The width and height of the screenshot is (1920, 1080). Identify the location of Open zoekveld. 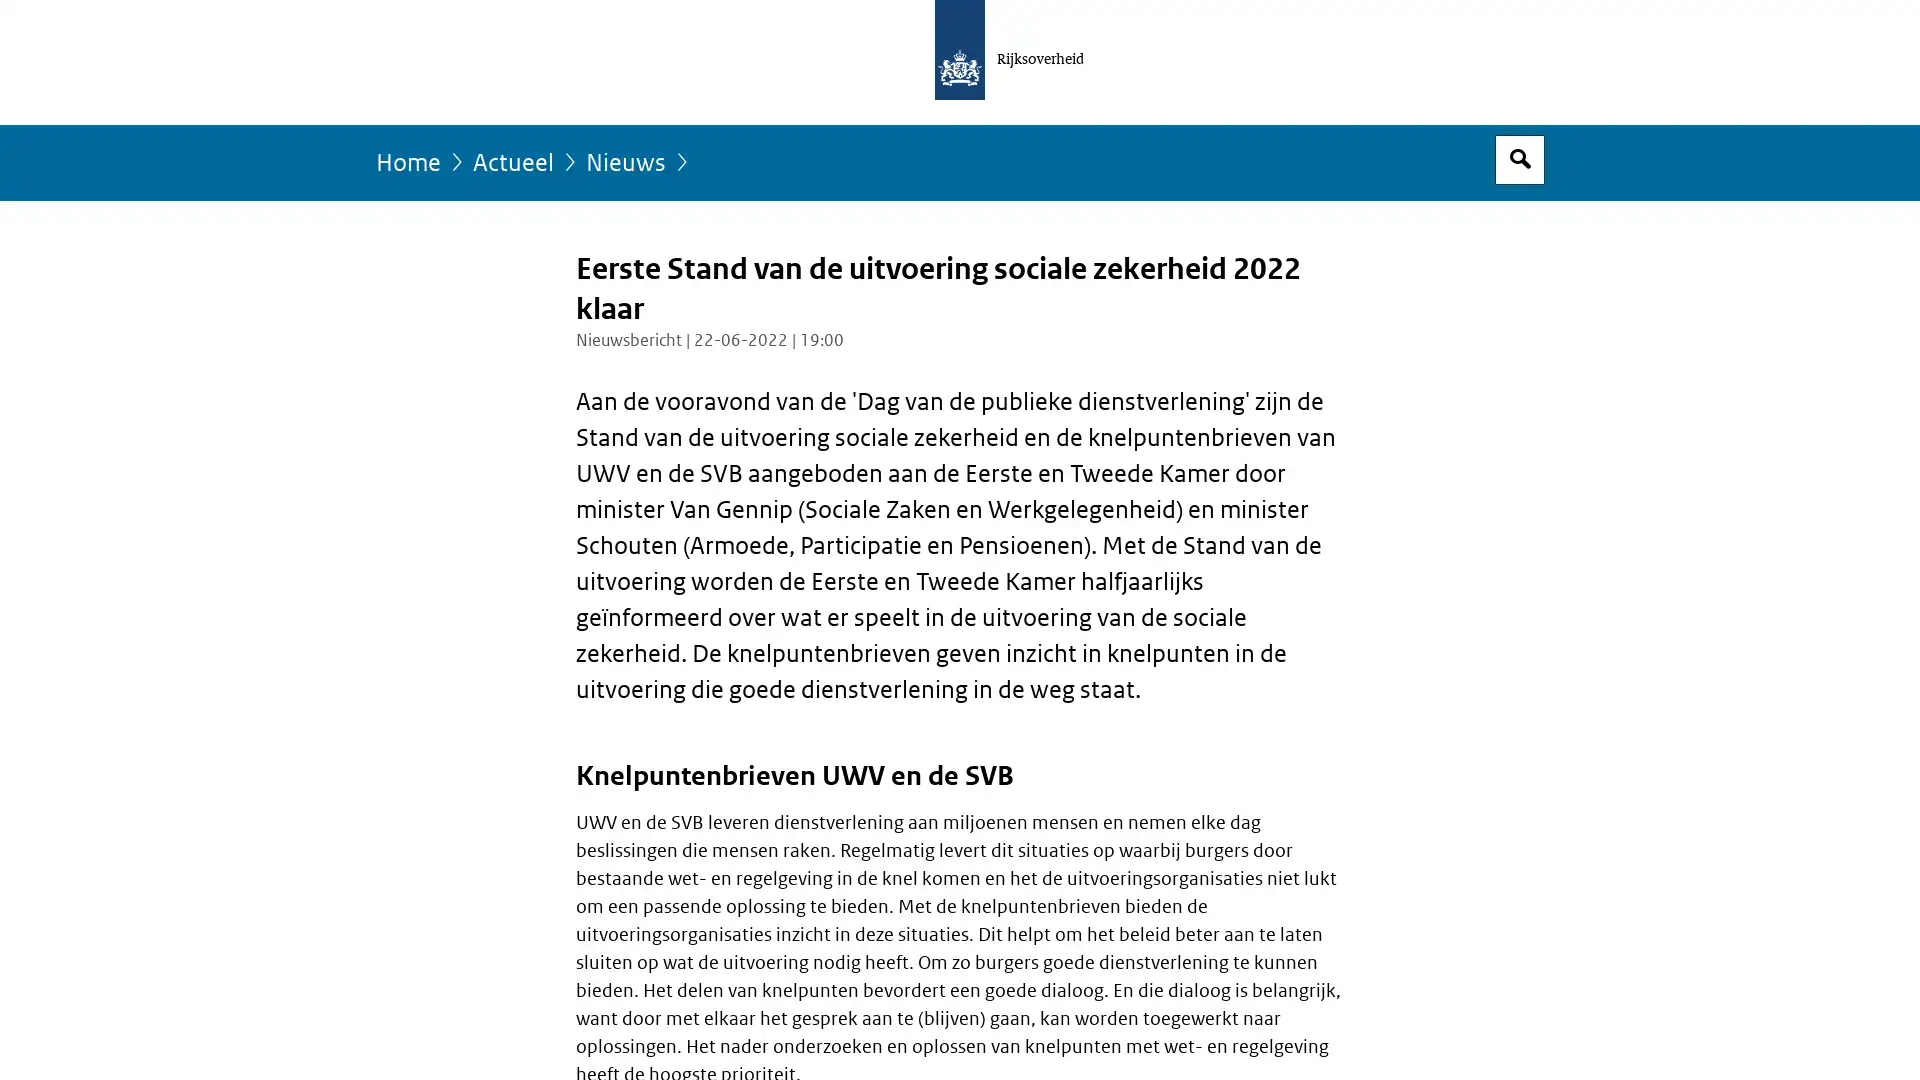
(1520, 158).